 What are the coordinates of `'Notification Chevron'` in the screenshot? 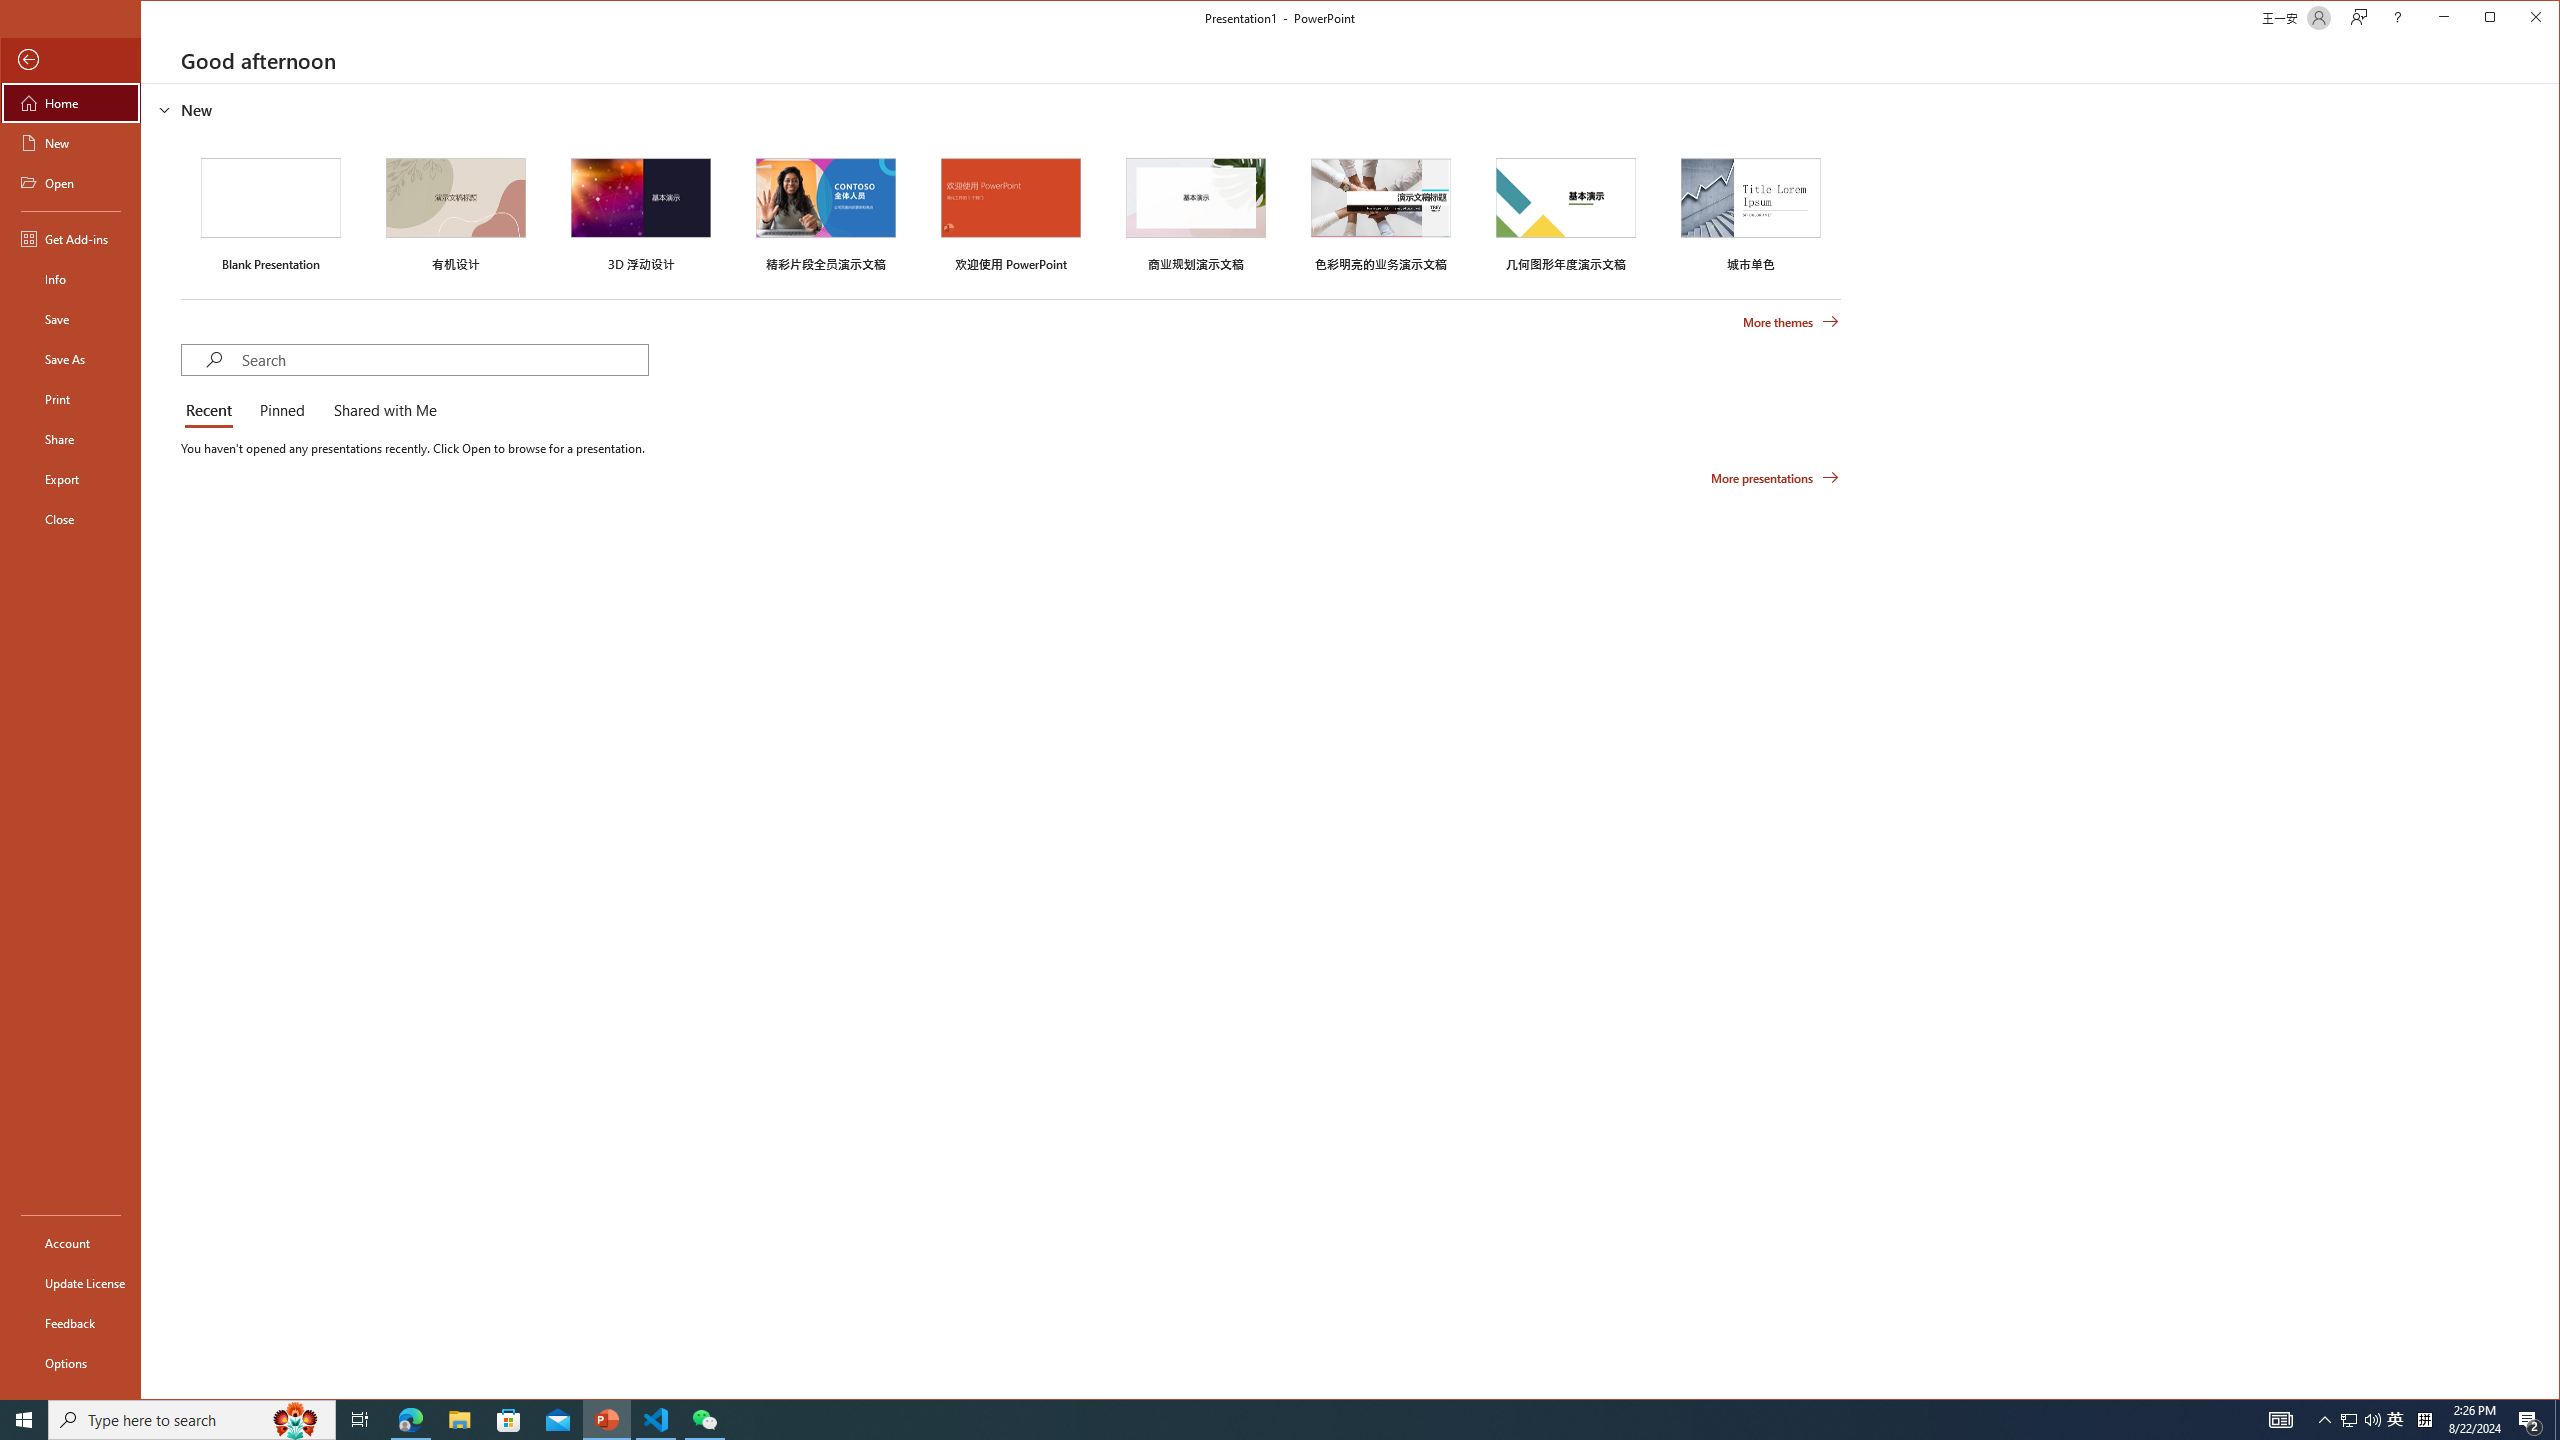 It's located at (2324, 1418).